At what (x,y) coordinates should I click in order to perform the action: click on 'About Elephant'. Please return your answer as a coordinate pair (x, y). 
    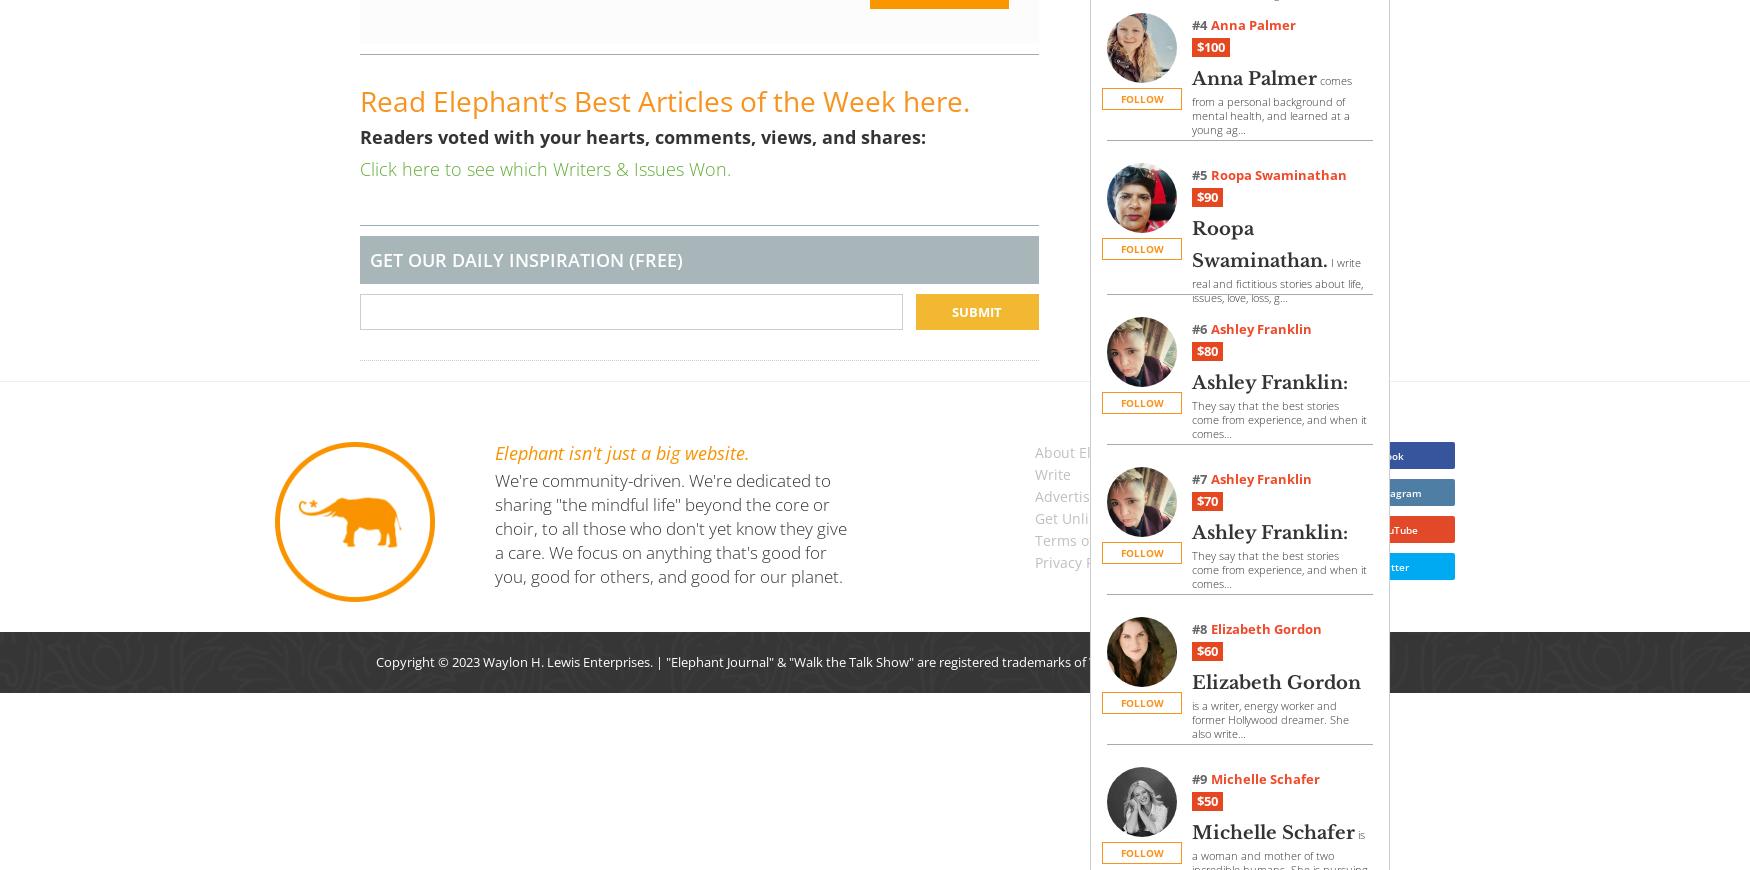
    Looking at the image, I should click on (1086, 451).